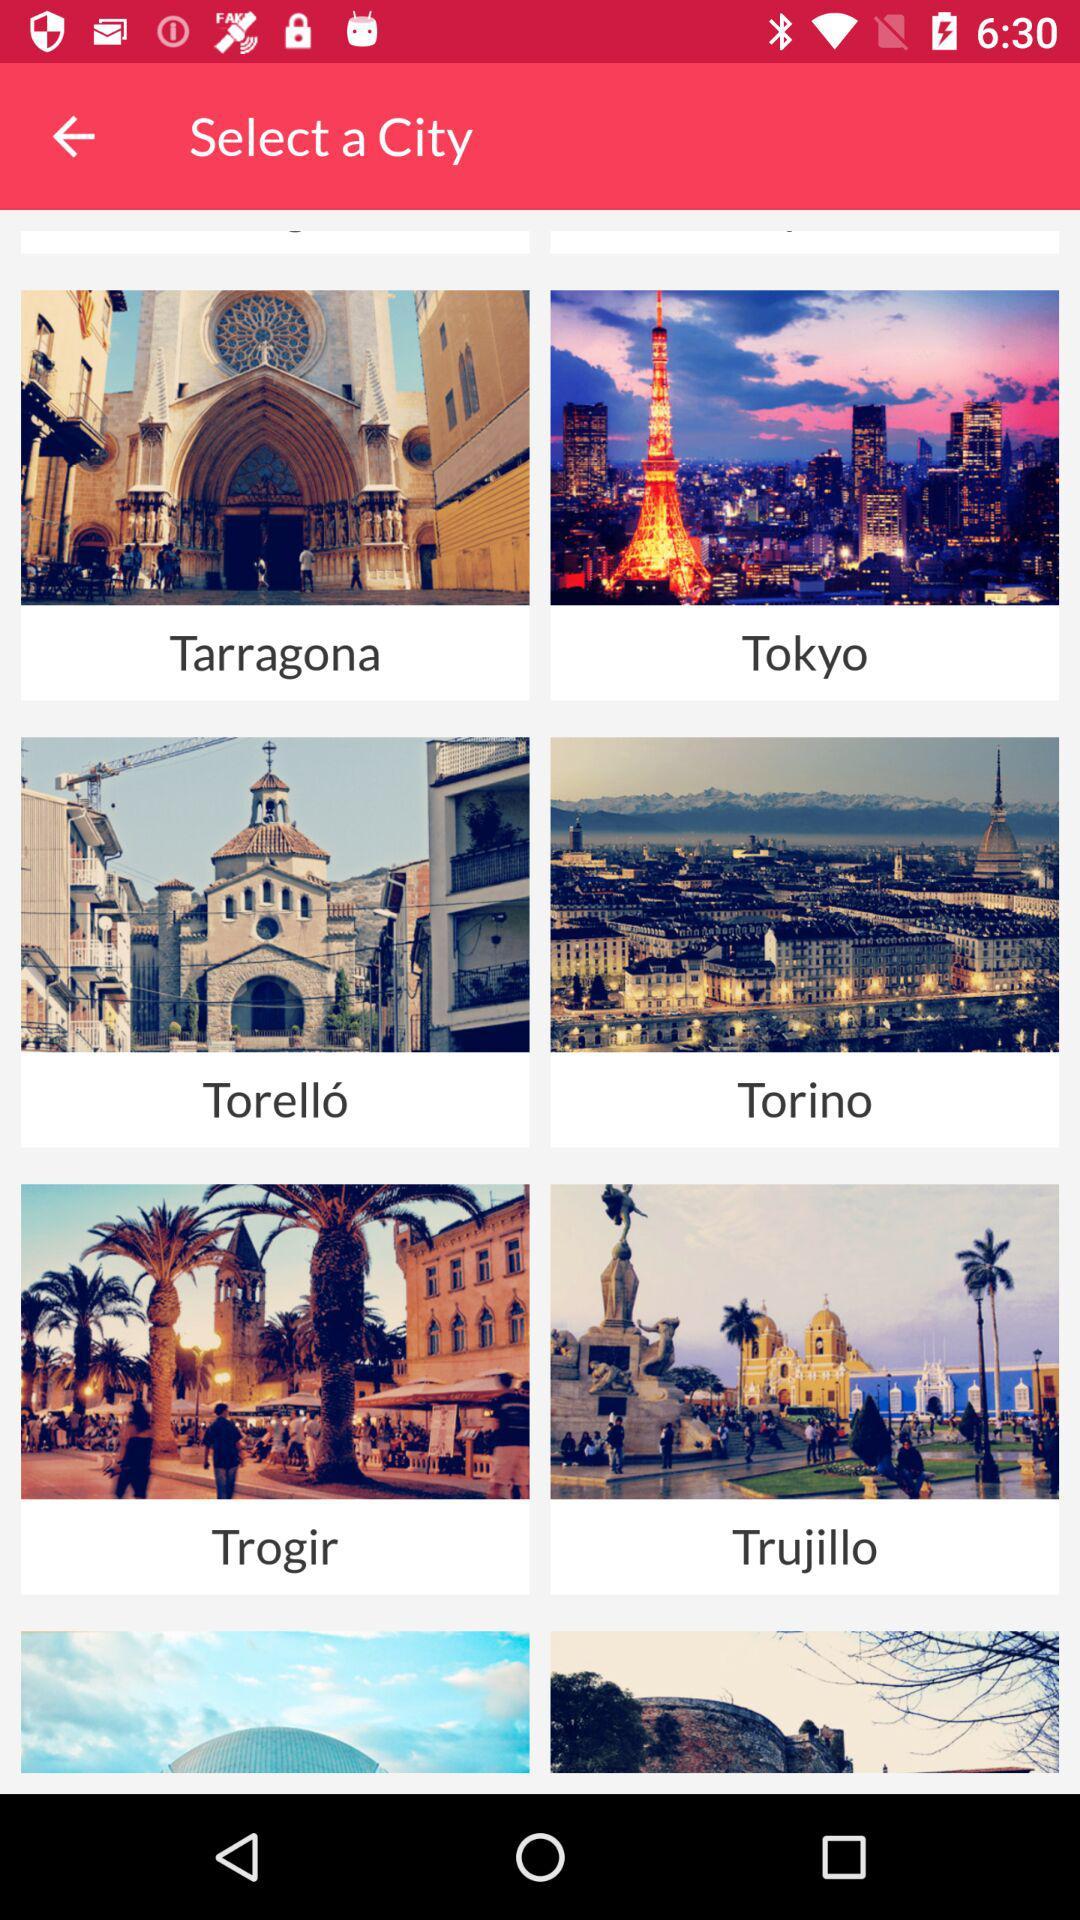  Describe the element at coordinates (72, 135) in the screenshot. I see `the item above the shanghai` at that location.